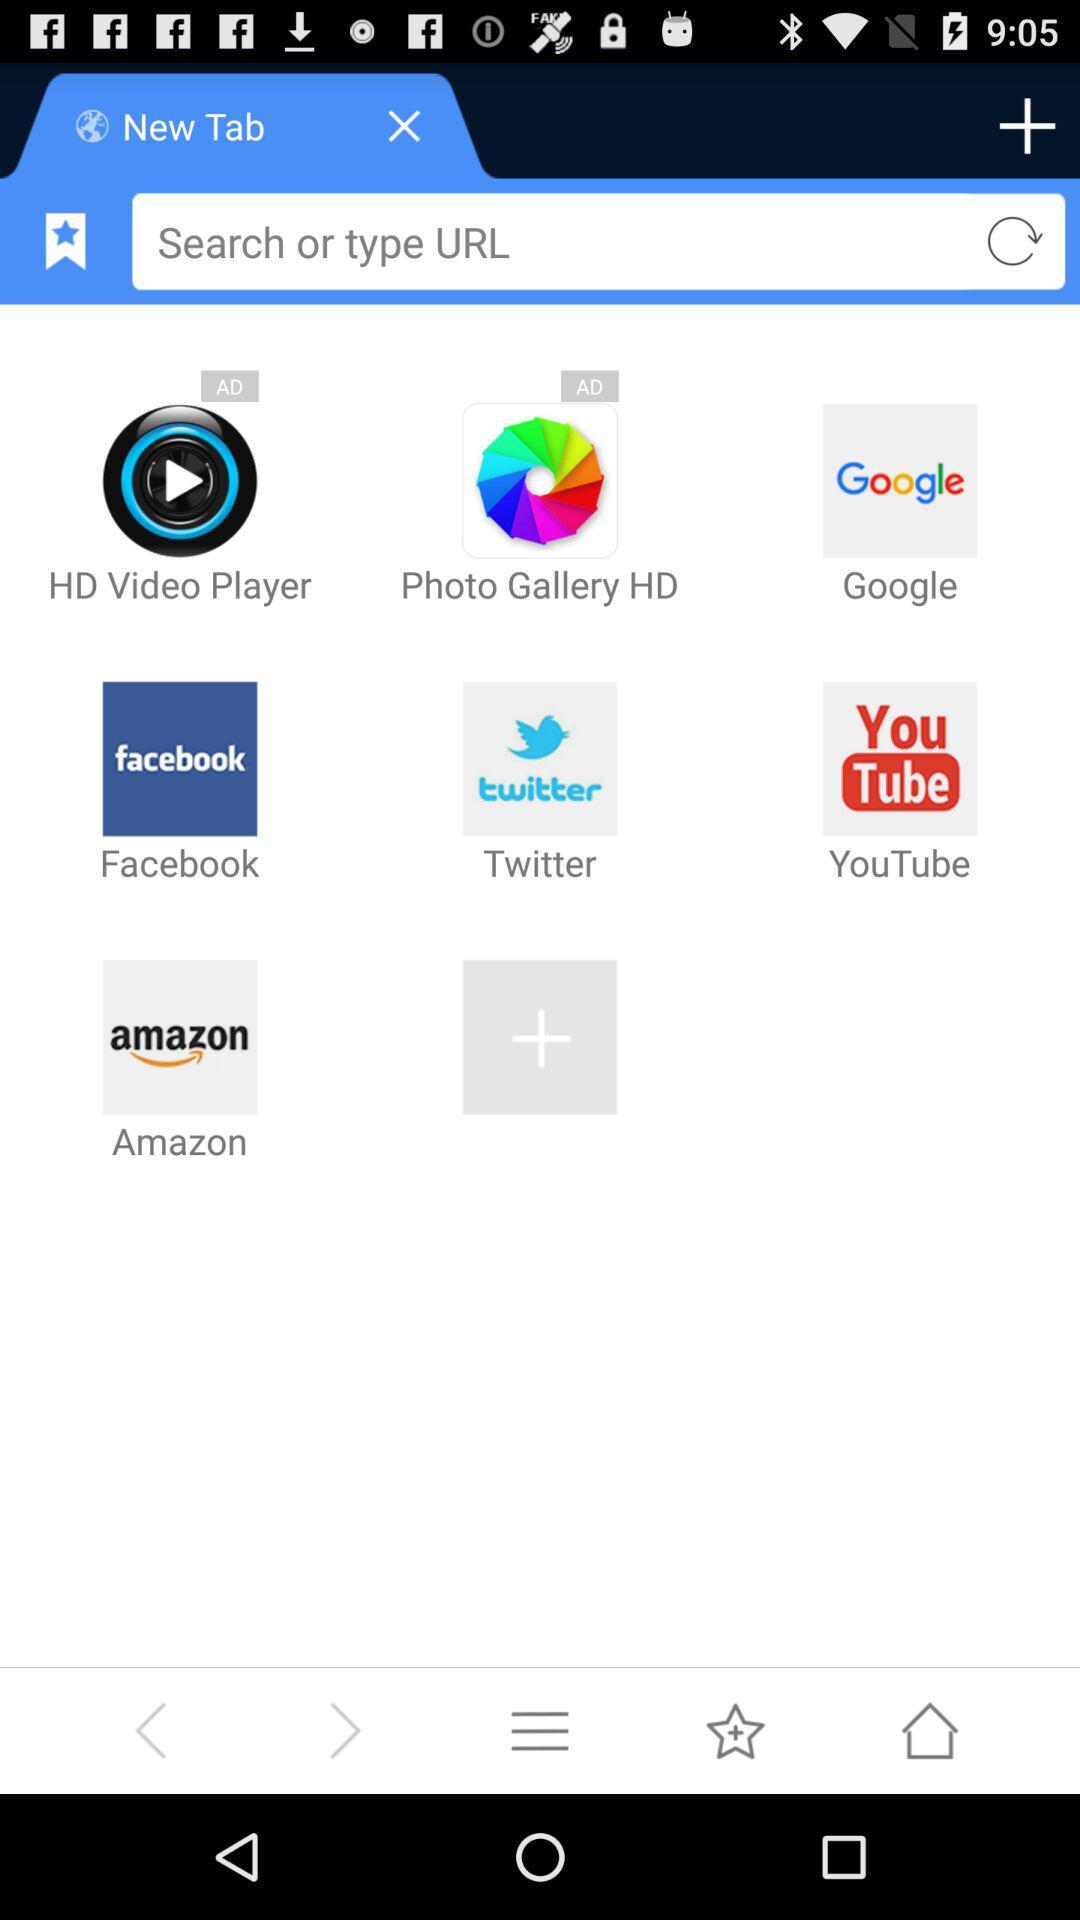  I want to click on the arrow_backward icon, so click(149, 1851).